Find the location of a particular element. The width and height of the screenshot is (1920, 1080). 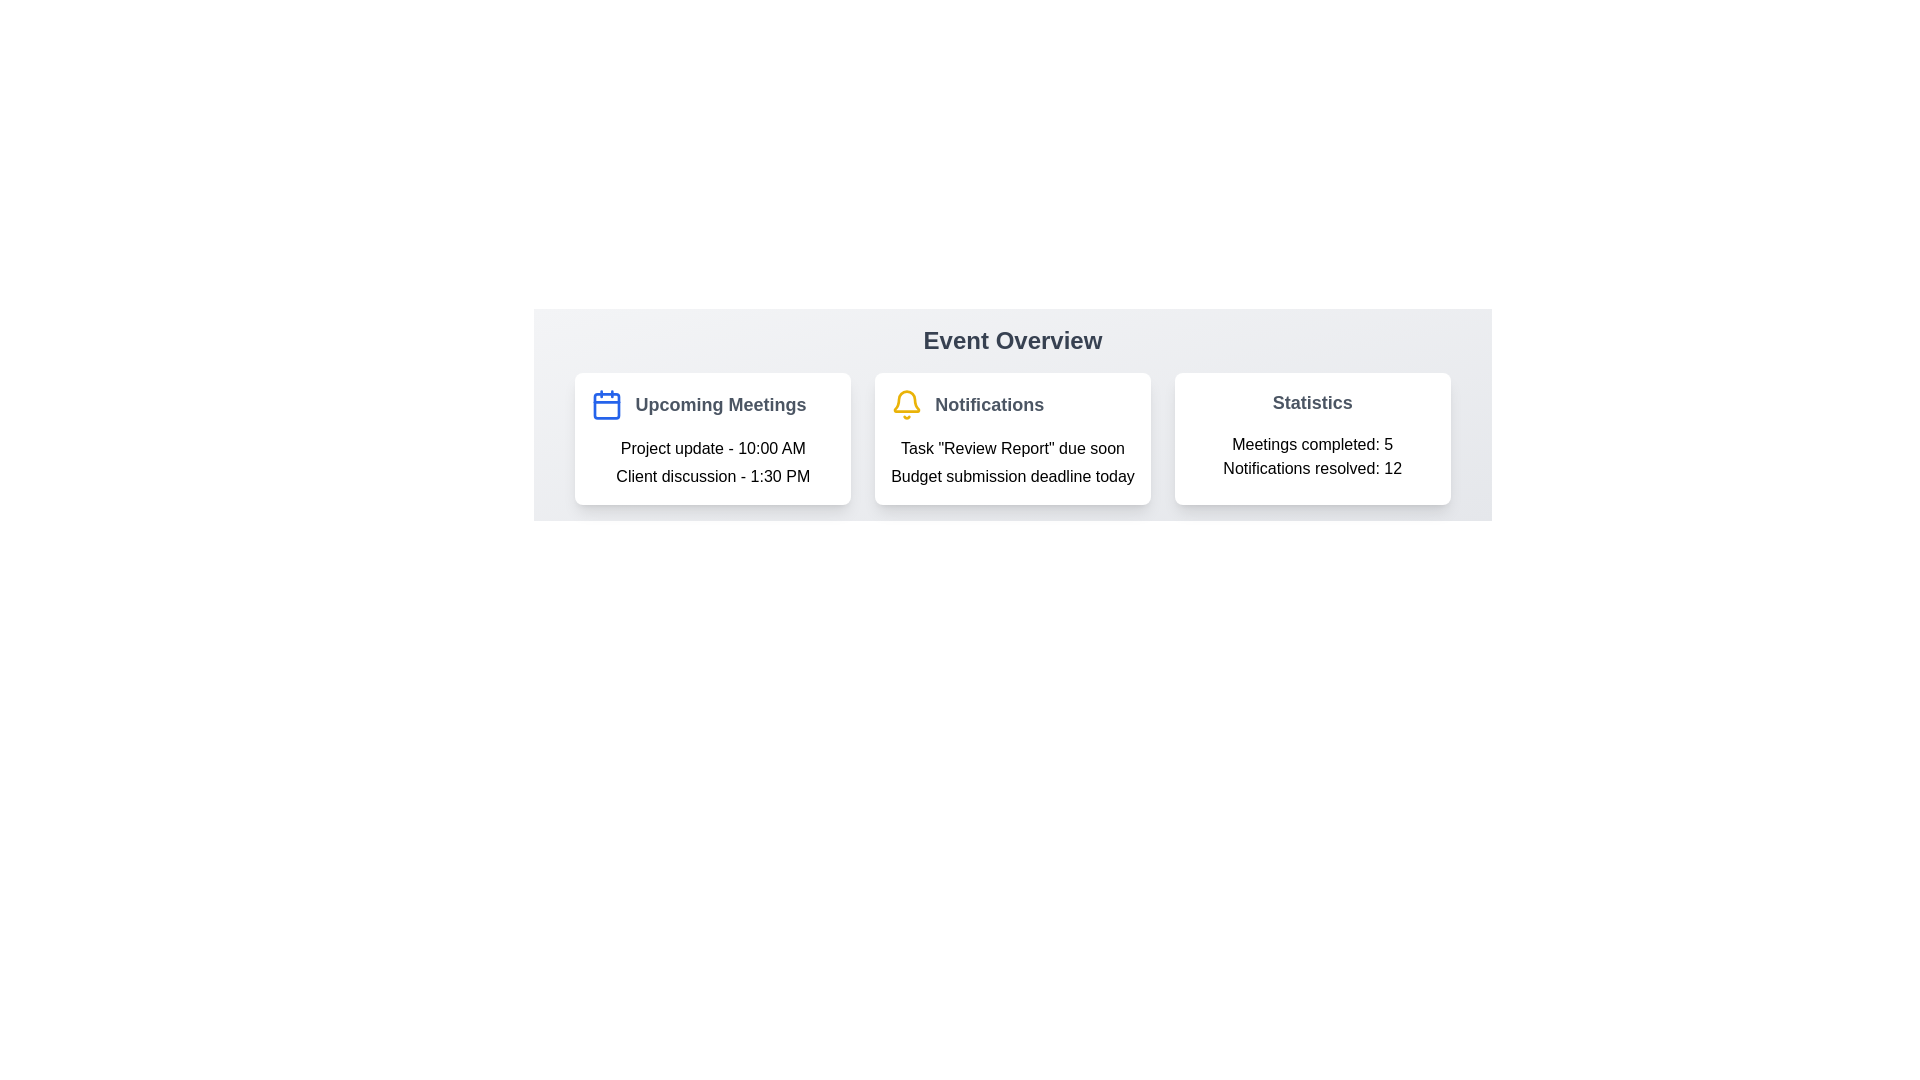

the notification displaying 'Task "Review Report" due soon' located in the Notifications section is located at coordinates (1012, 447).